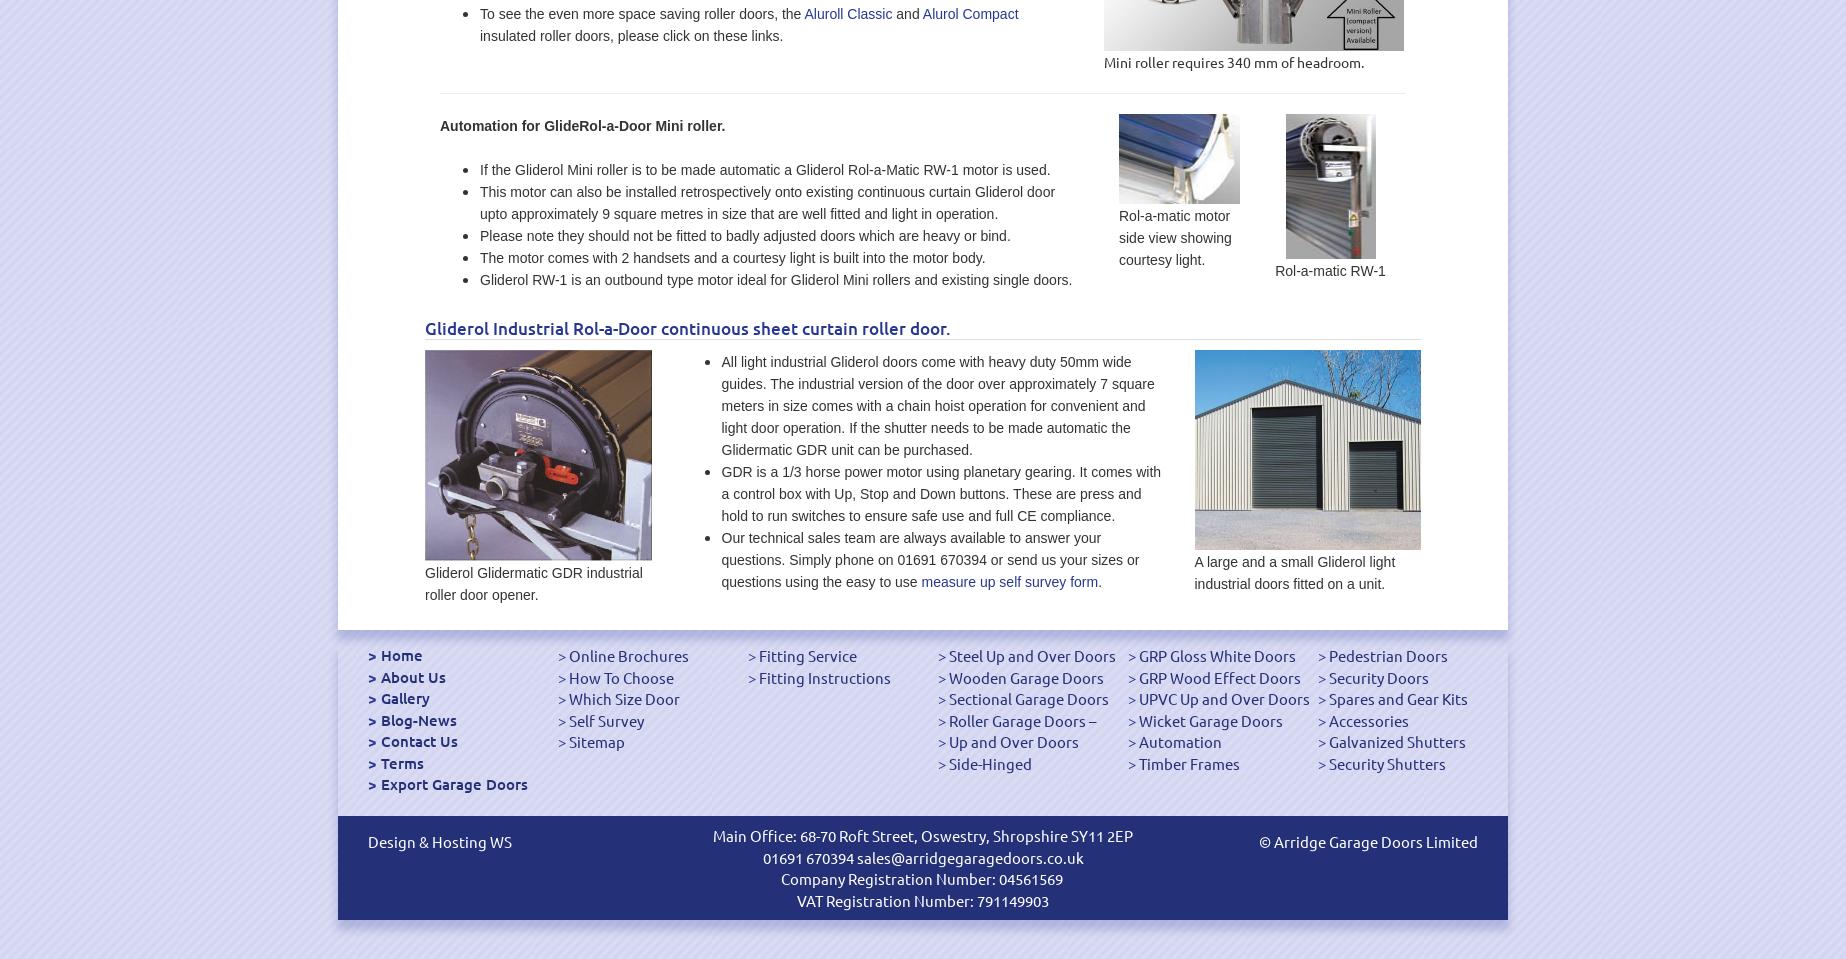  I want to click on 'Steel Up and Over Doors', so click(949, 655).